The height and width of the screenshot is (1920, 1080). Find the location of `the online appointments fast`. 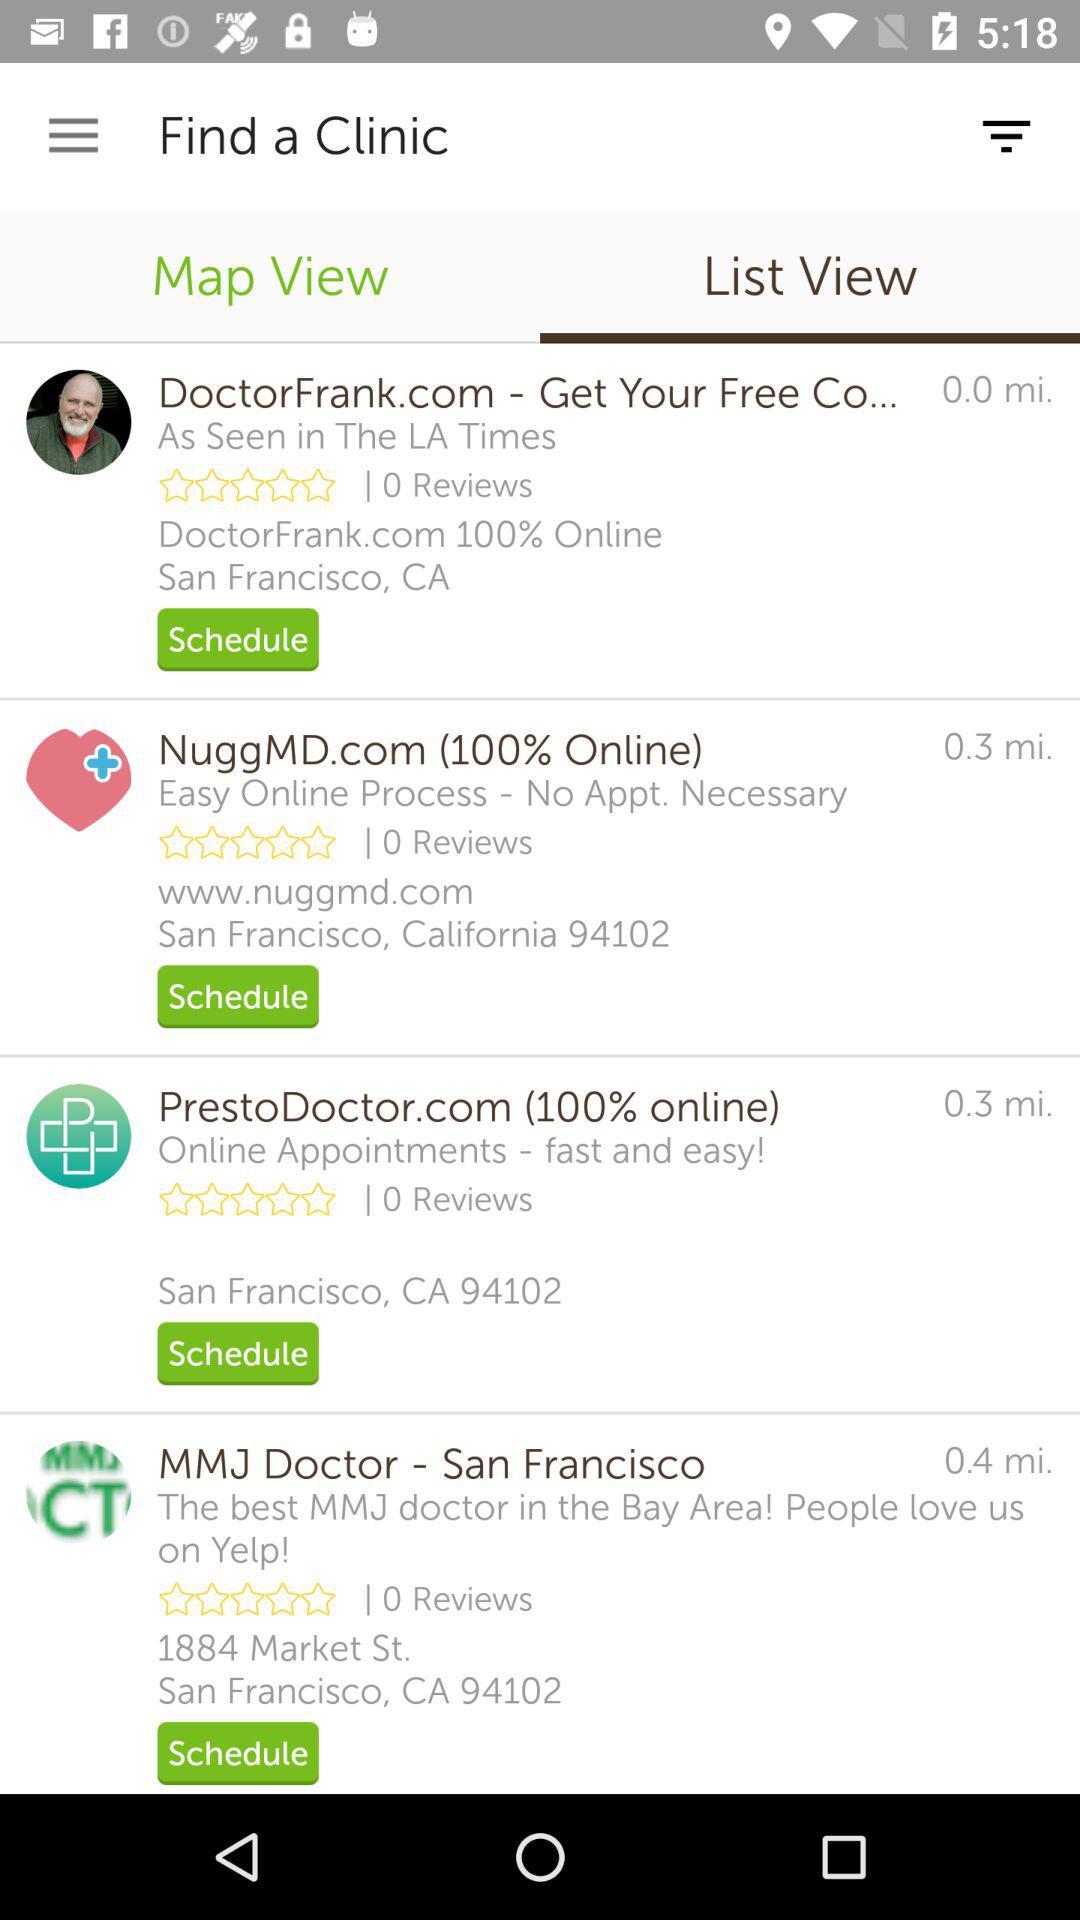

the online appointments fast is located at coordinates (462, 1150).